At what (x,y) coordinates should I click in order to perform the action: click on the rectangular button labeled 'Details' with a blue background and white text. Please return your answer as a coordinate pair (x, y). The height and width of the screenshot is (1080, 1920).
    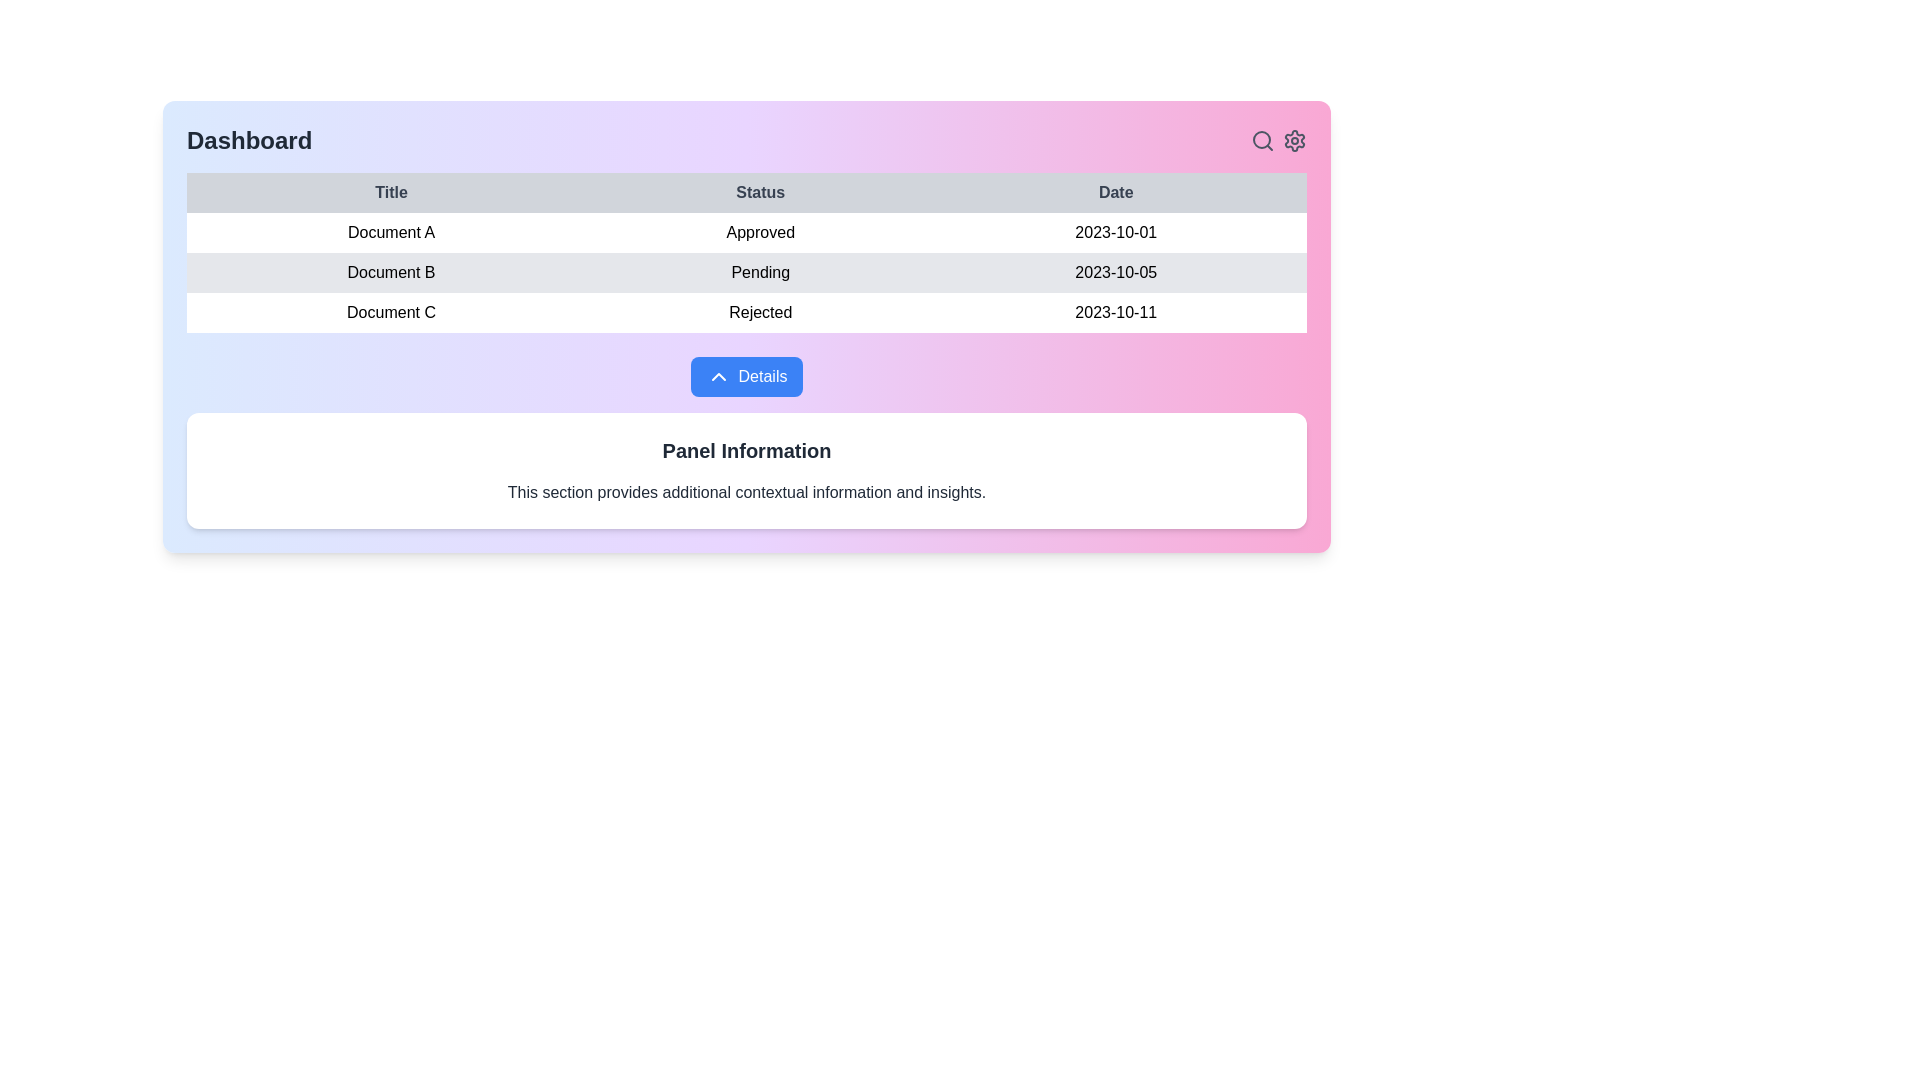
    Looking at the image, I should click on (746, 377).